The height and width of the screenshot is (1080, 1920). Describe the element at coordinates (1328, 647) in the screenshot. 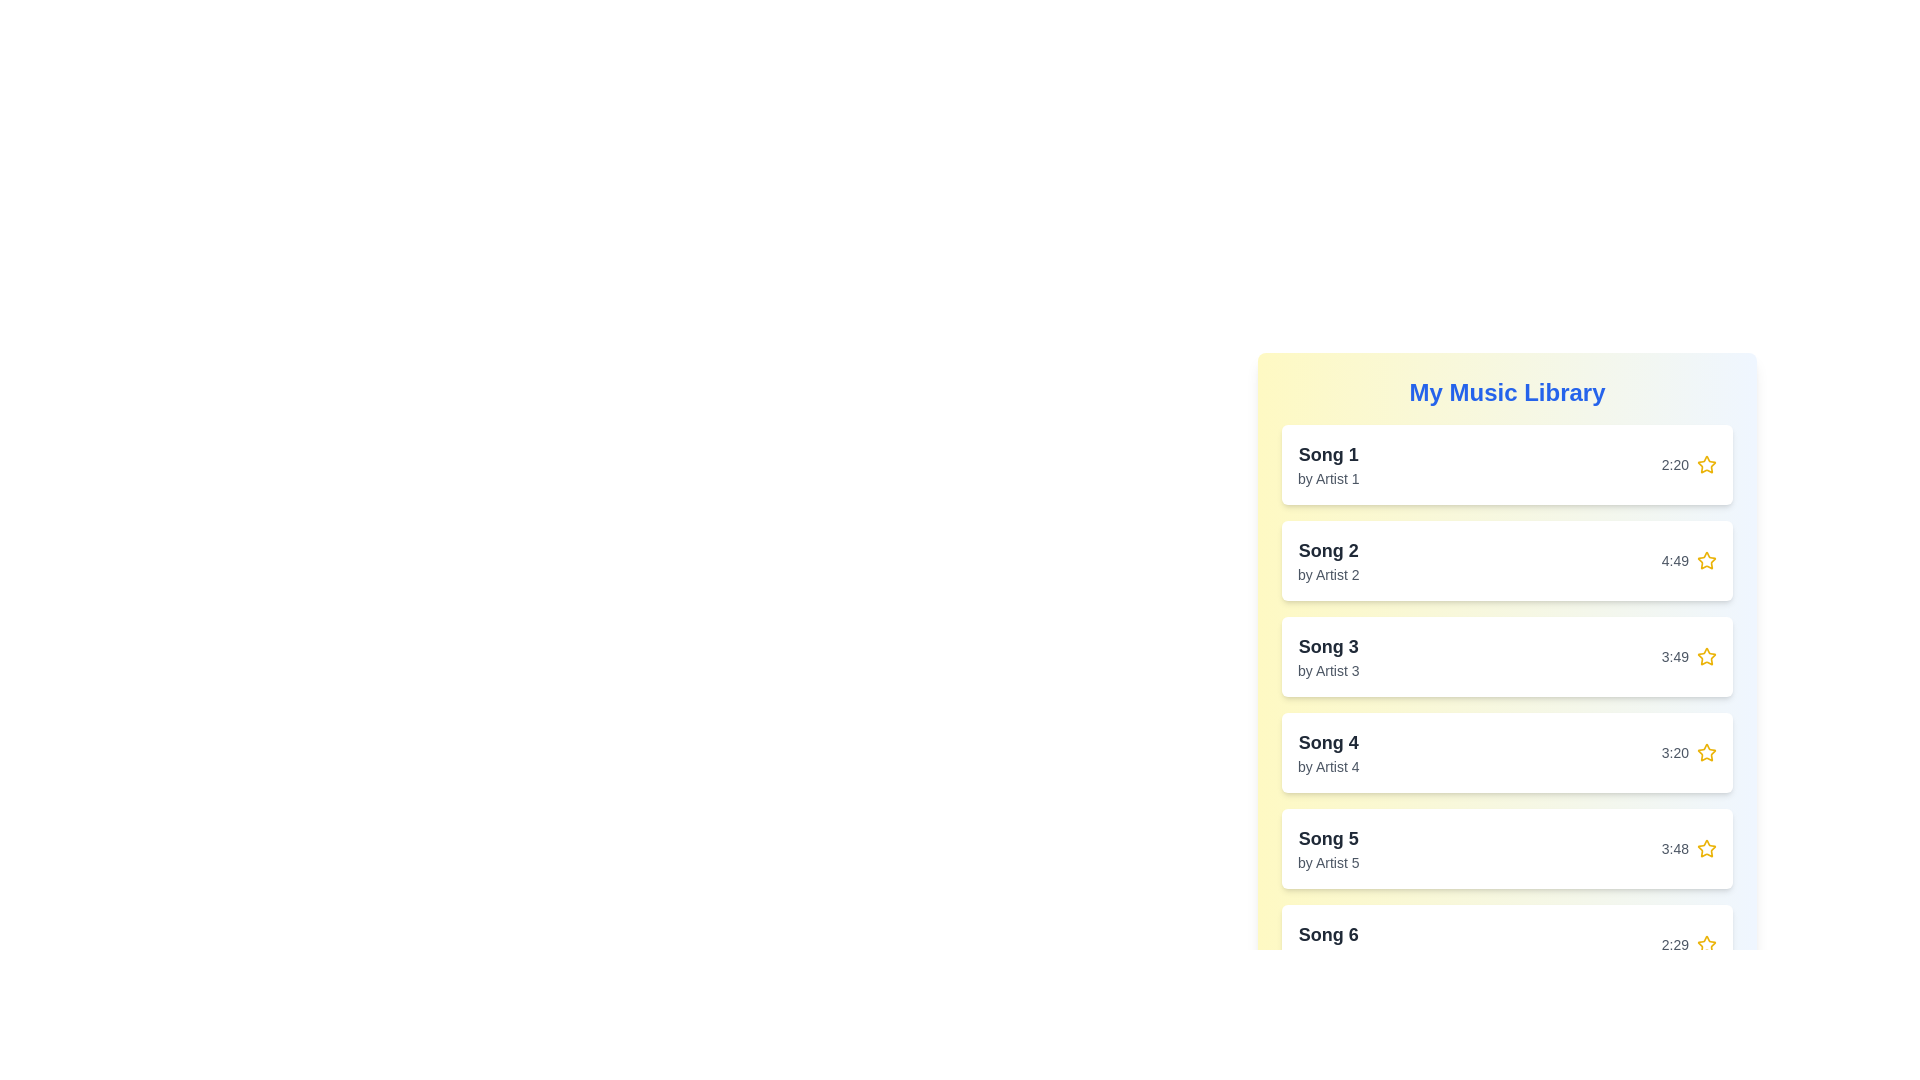

I see `the text label displaying the title 'Song 3', which is in bold and slightly larger font within the 'My Music Library' section` at that location.